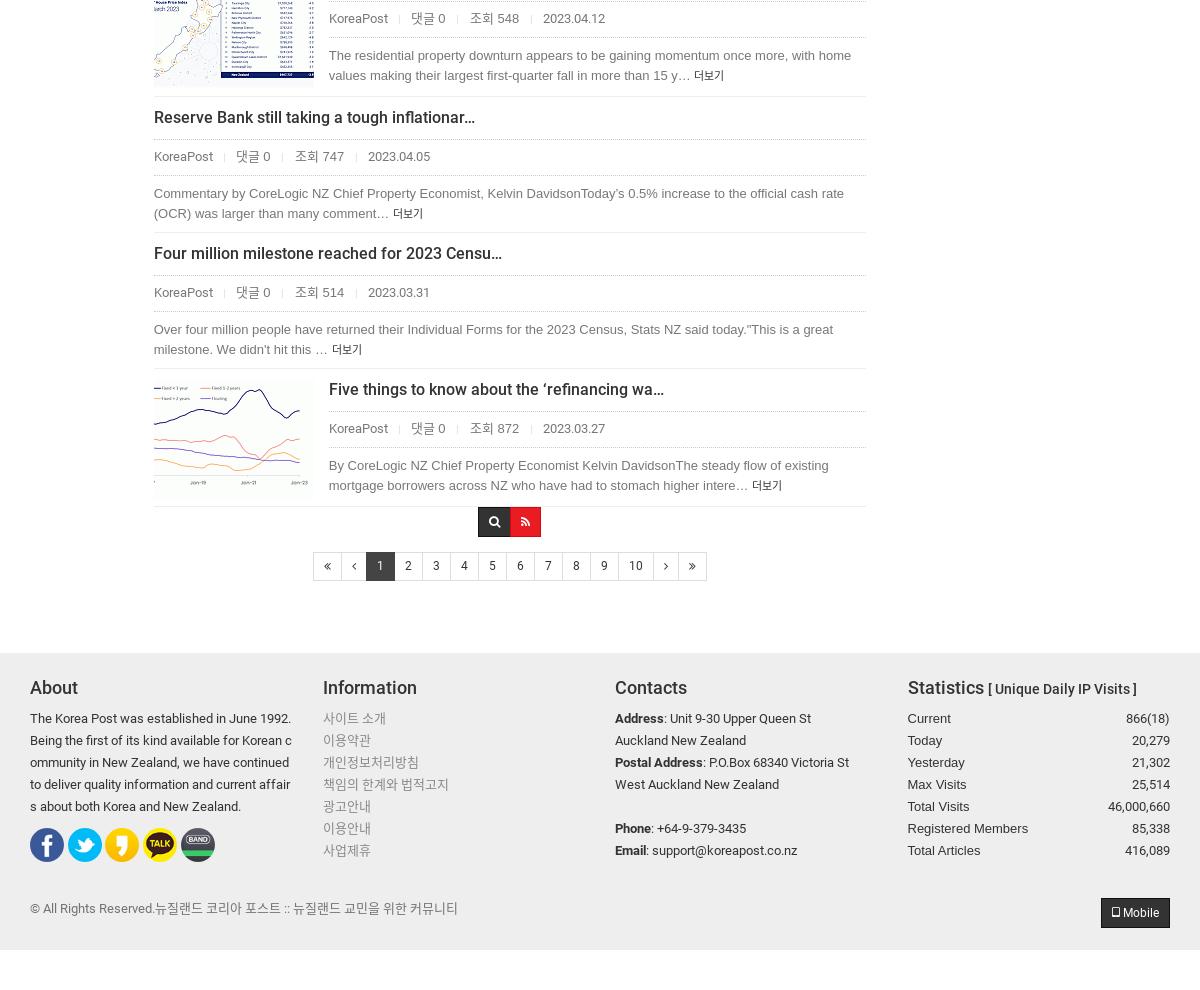 This screenshot has height=990, width=1200. I want to click on '뉴질랜드 코리아 포스트 :: 뉴질랜드 교민을 위한 커뮤니티', so click(306, 906).